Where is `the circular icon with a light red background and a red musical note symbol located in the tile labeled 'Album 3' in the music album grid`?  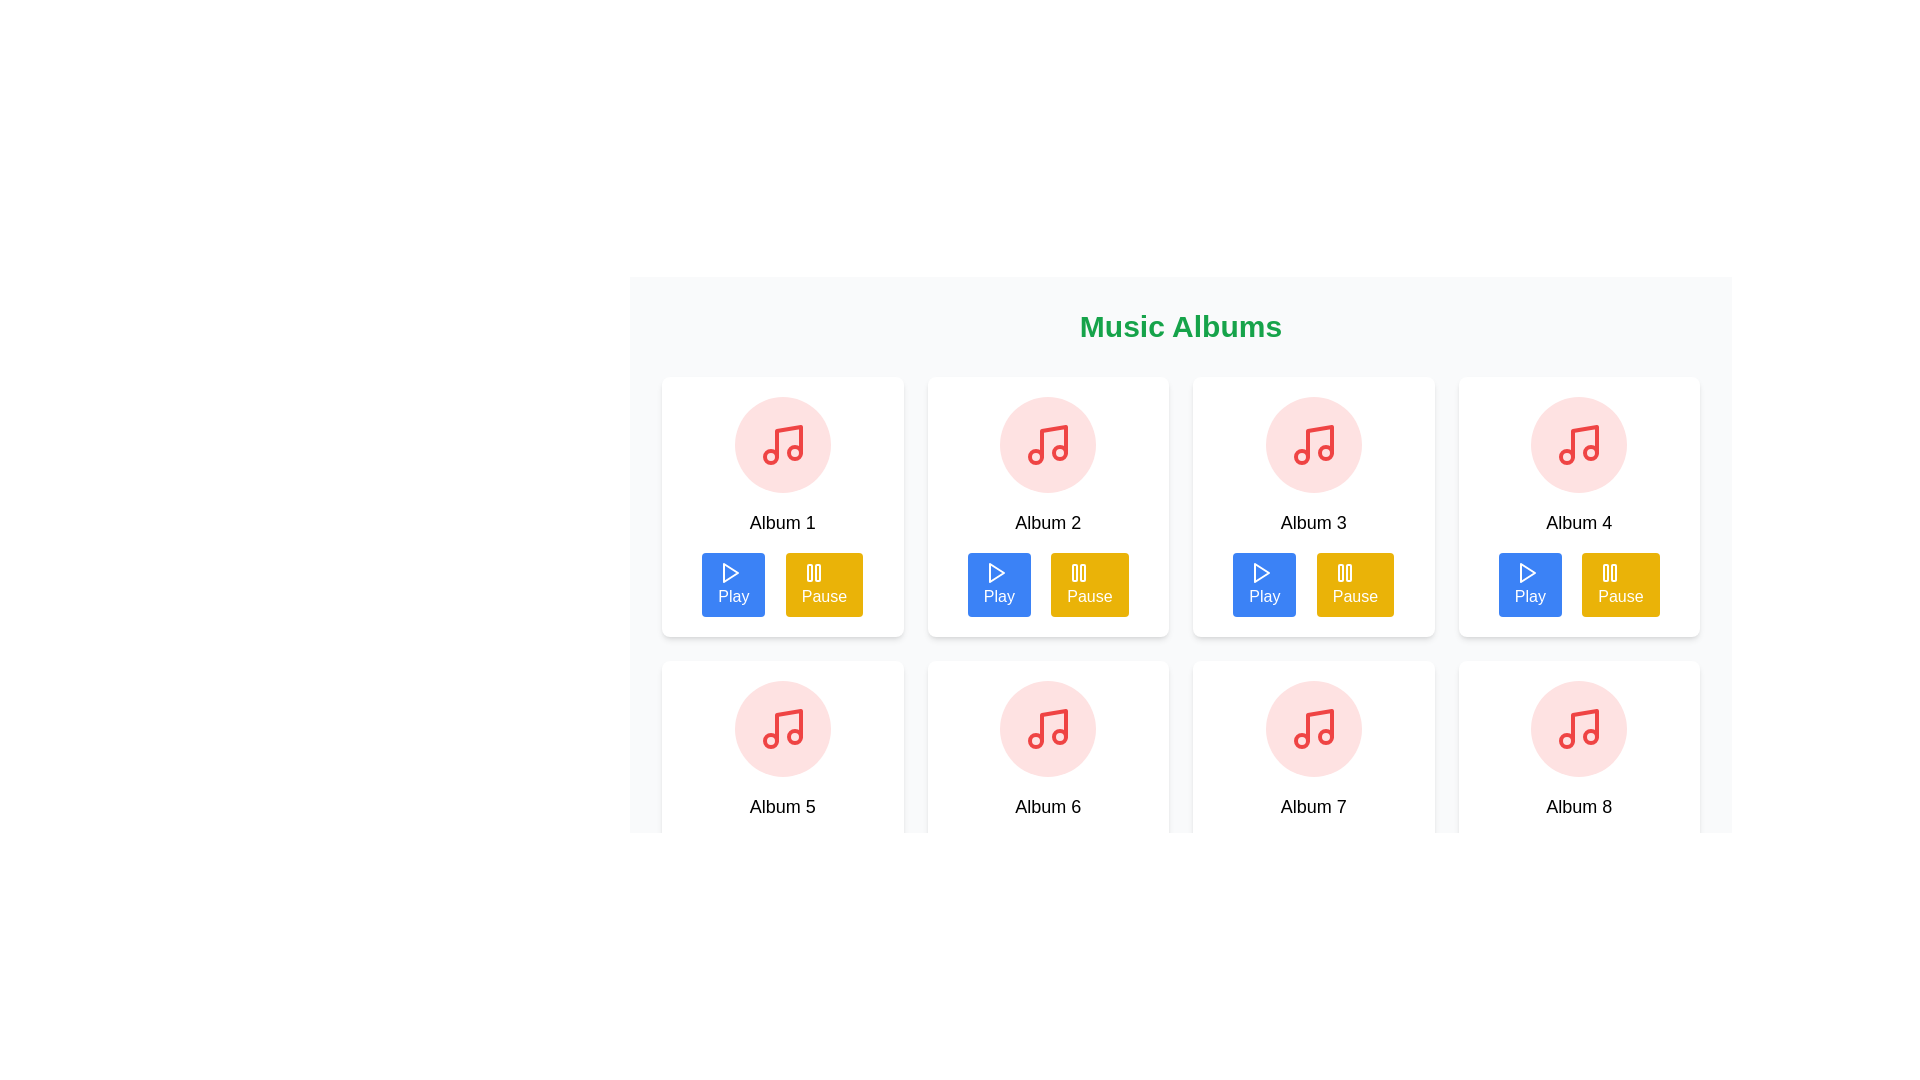
the circular icon with a light red background and a red musical note symbol located in the tile labeled 'Album 3' in the music album grid is located at coordinates (1313, 443).